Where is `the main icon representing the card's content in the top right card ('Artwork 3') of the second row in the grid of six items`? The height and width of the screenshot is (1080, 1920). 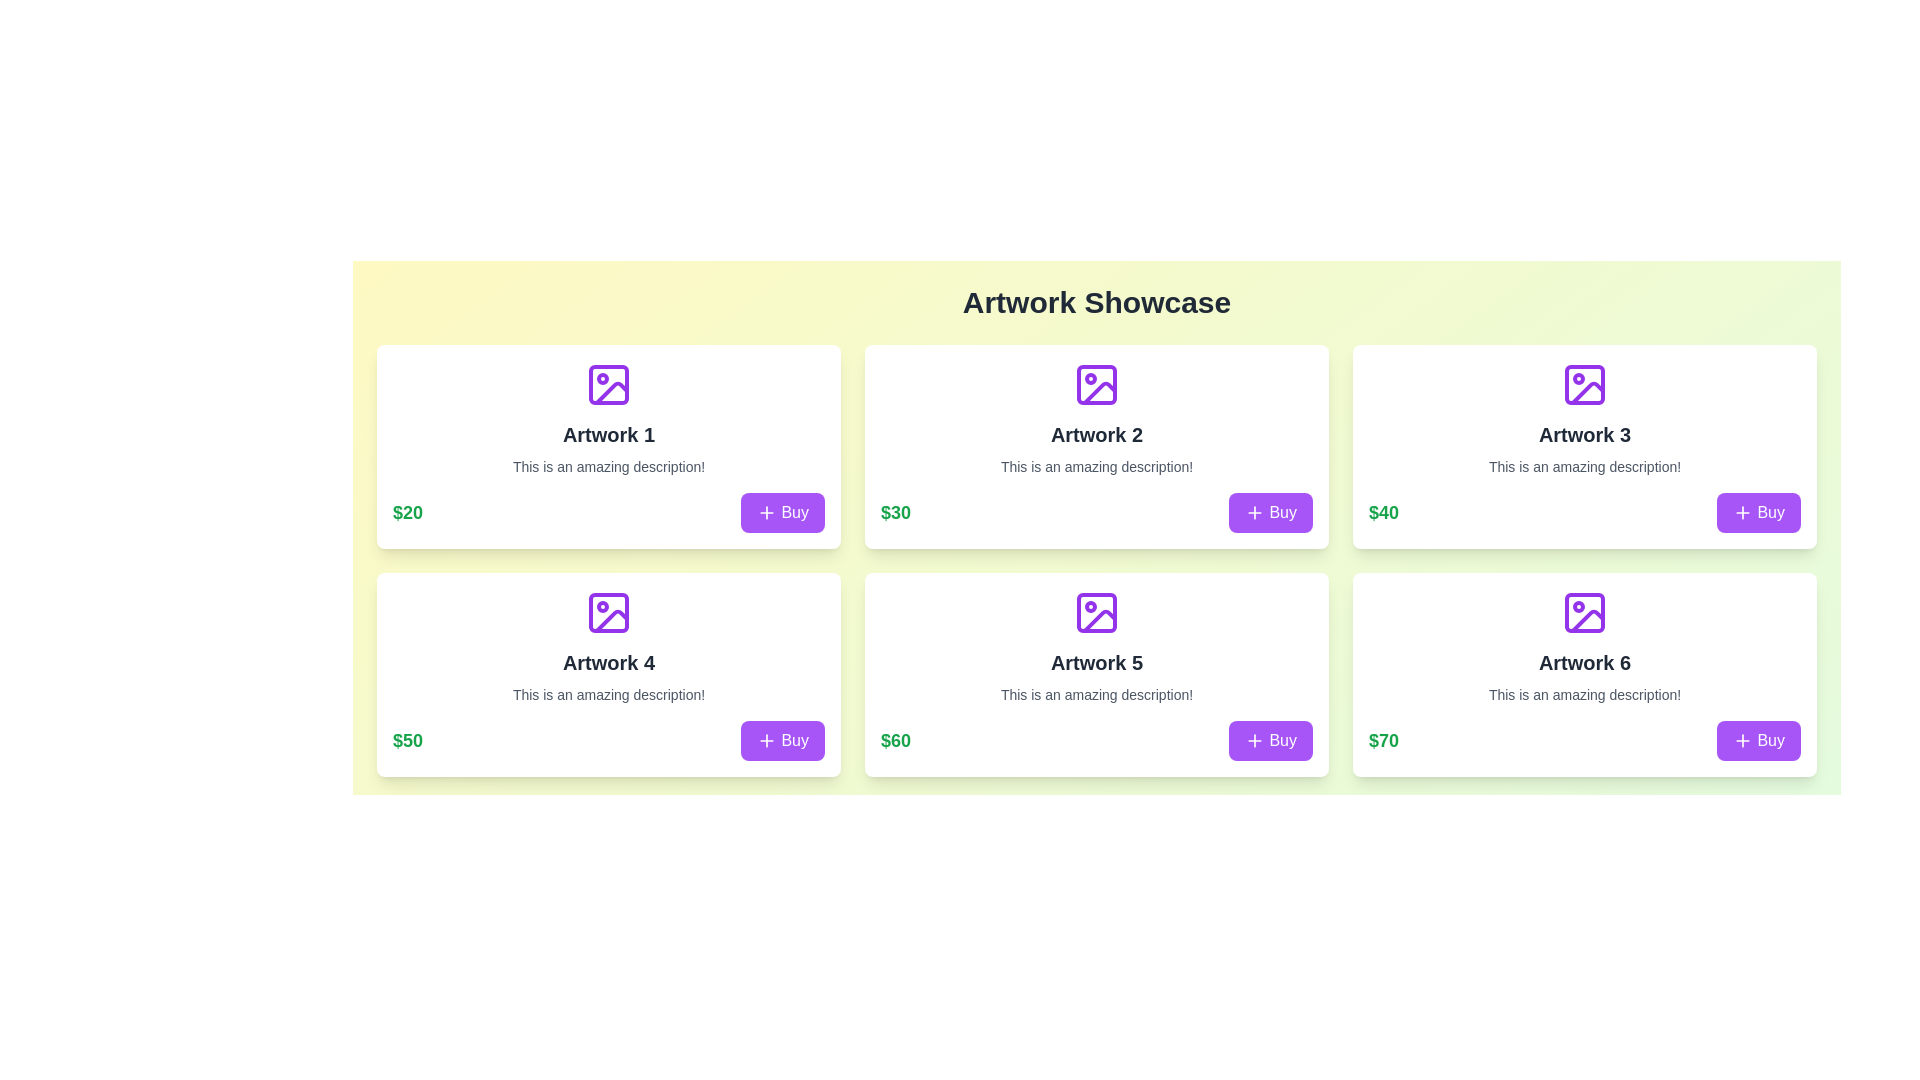
the main icon representing the card's content in the top right card ('Artwork 3') of the second row in the grid of six items is located at coordinates (1583, 385).